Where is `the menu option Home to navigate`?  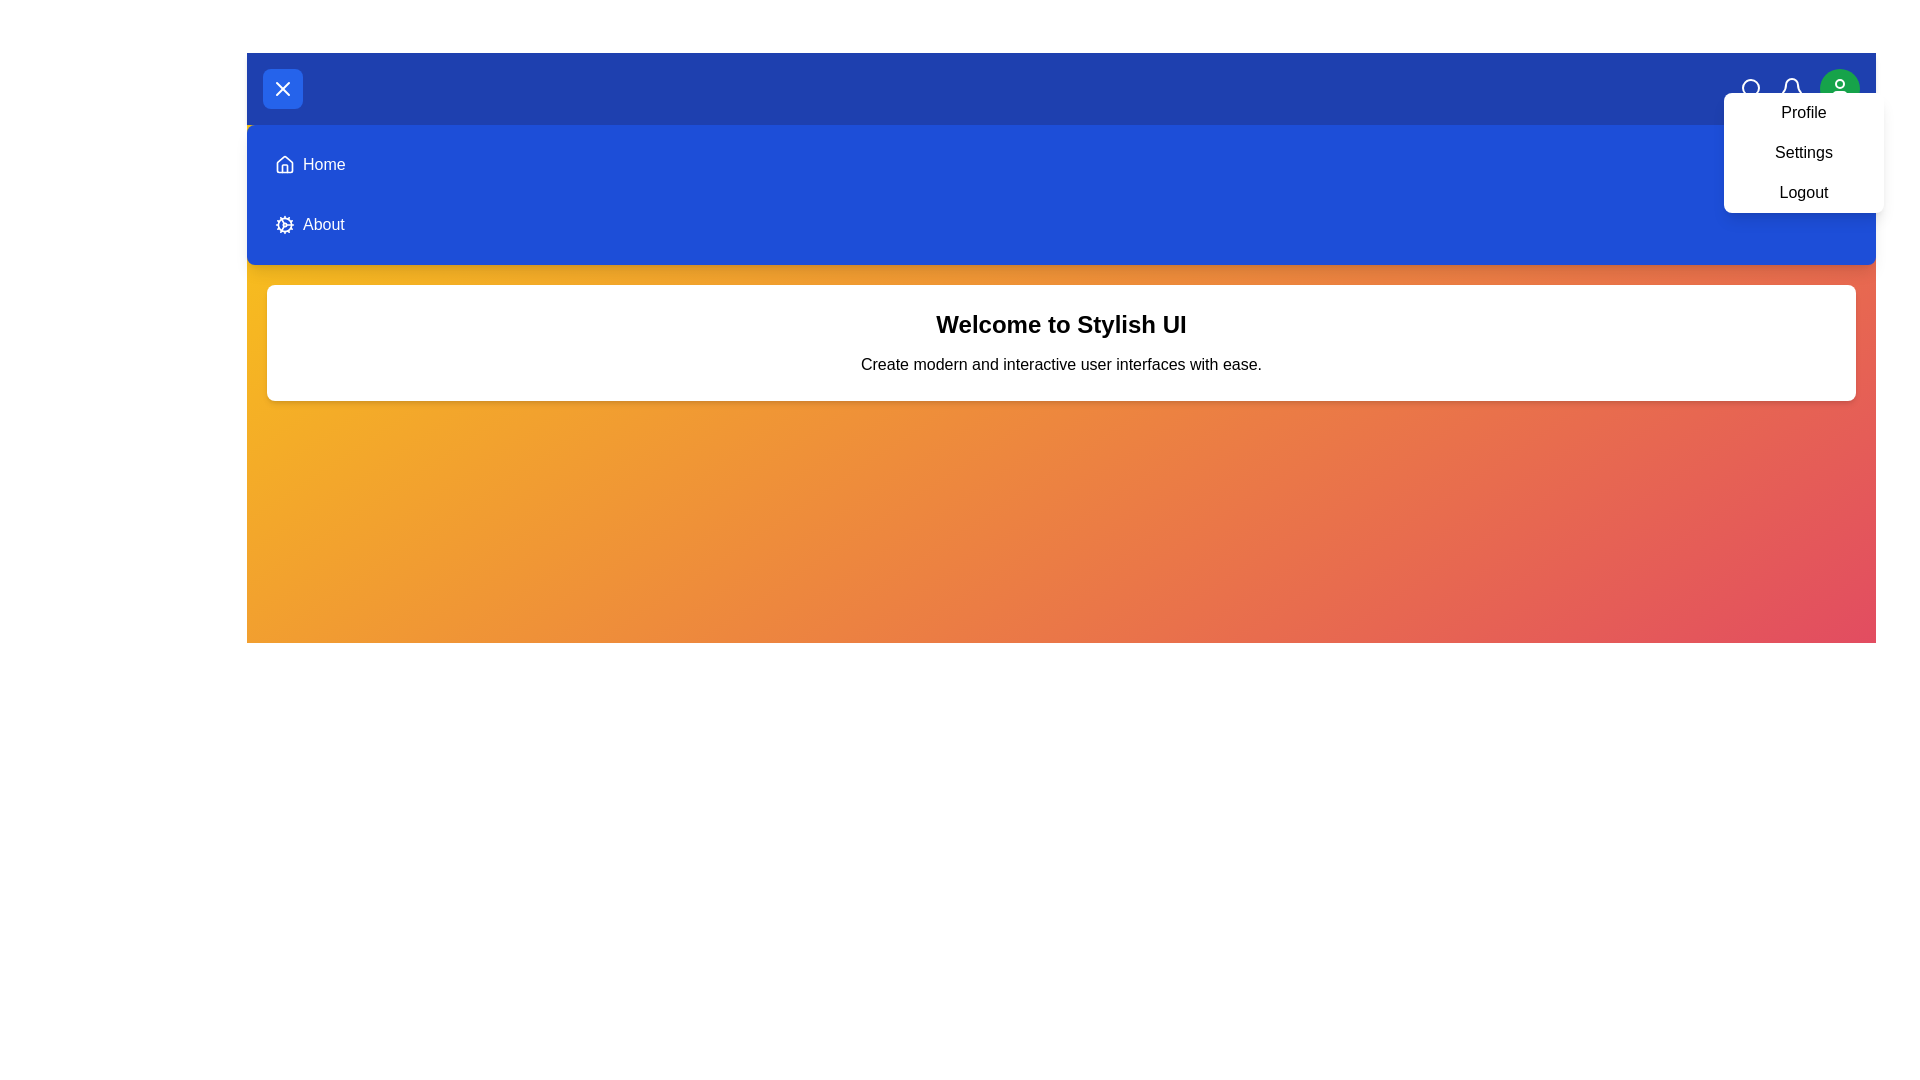
the menu option Home to navigate is located at coordinates (301, 152).